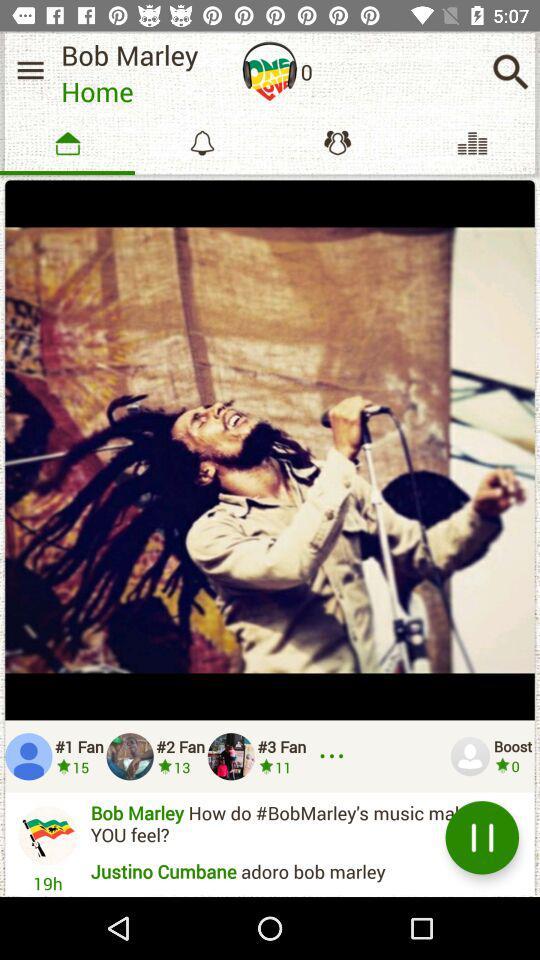 The image size is (540, 960). I want to click on item to the right of ibrahim usman am, so click(481, 837).